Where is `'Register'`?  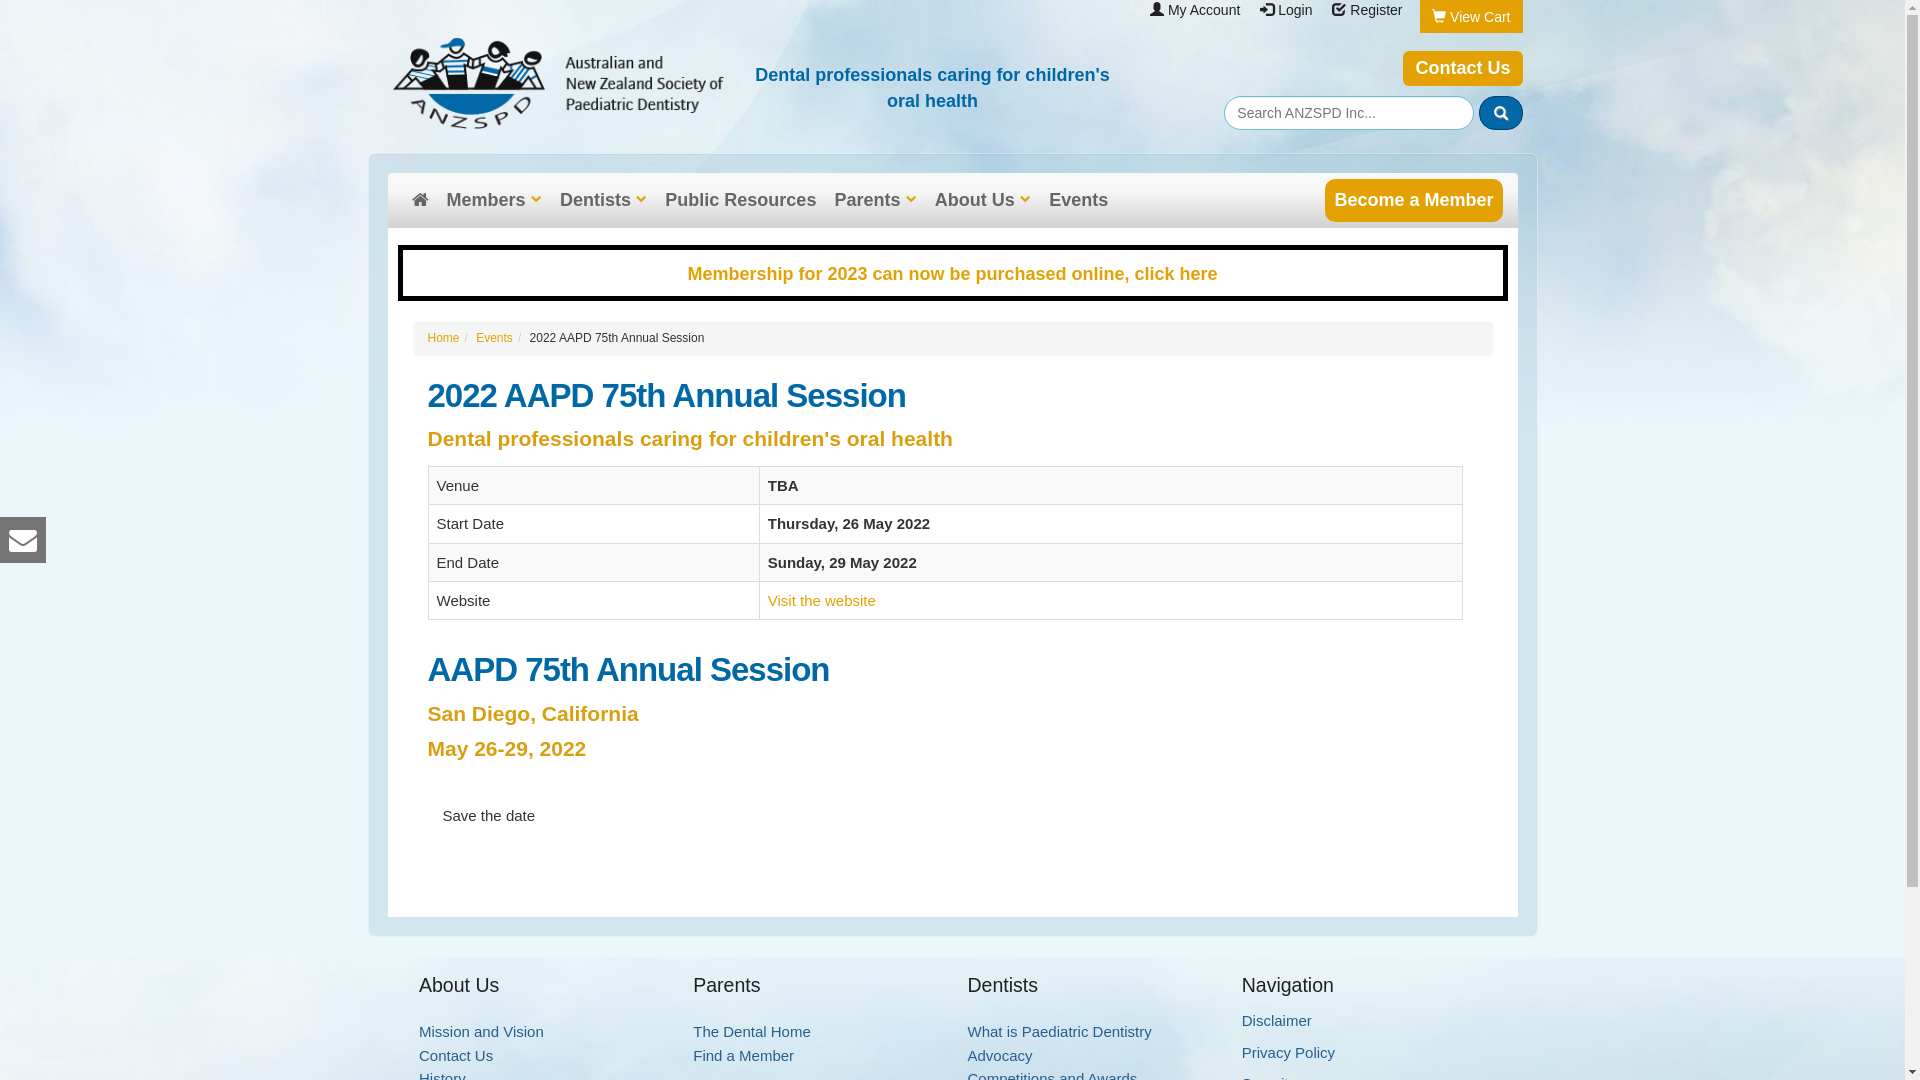 'Register' is located at coordinates (1349, 10).